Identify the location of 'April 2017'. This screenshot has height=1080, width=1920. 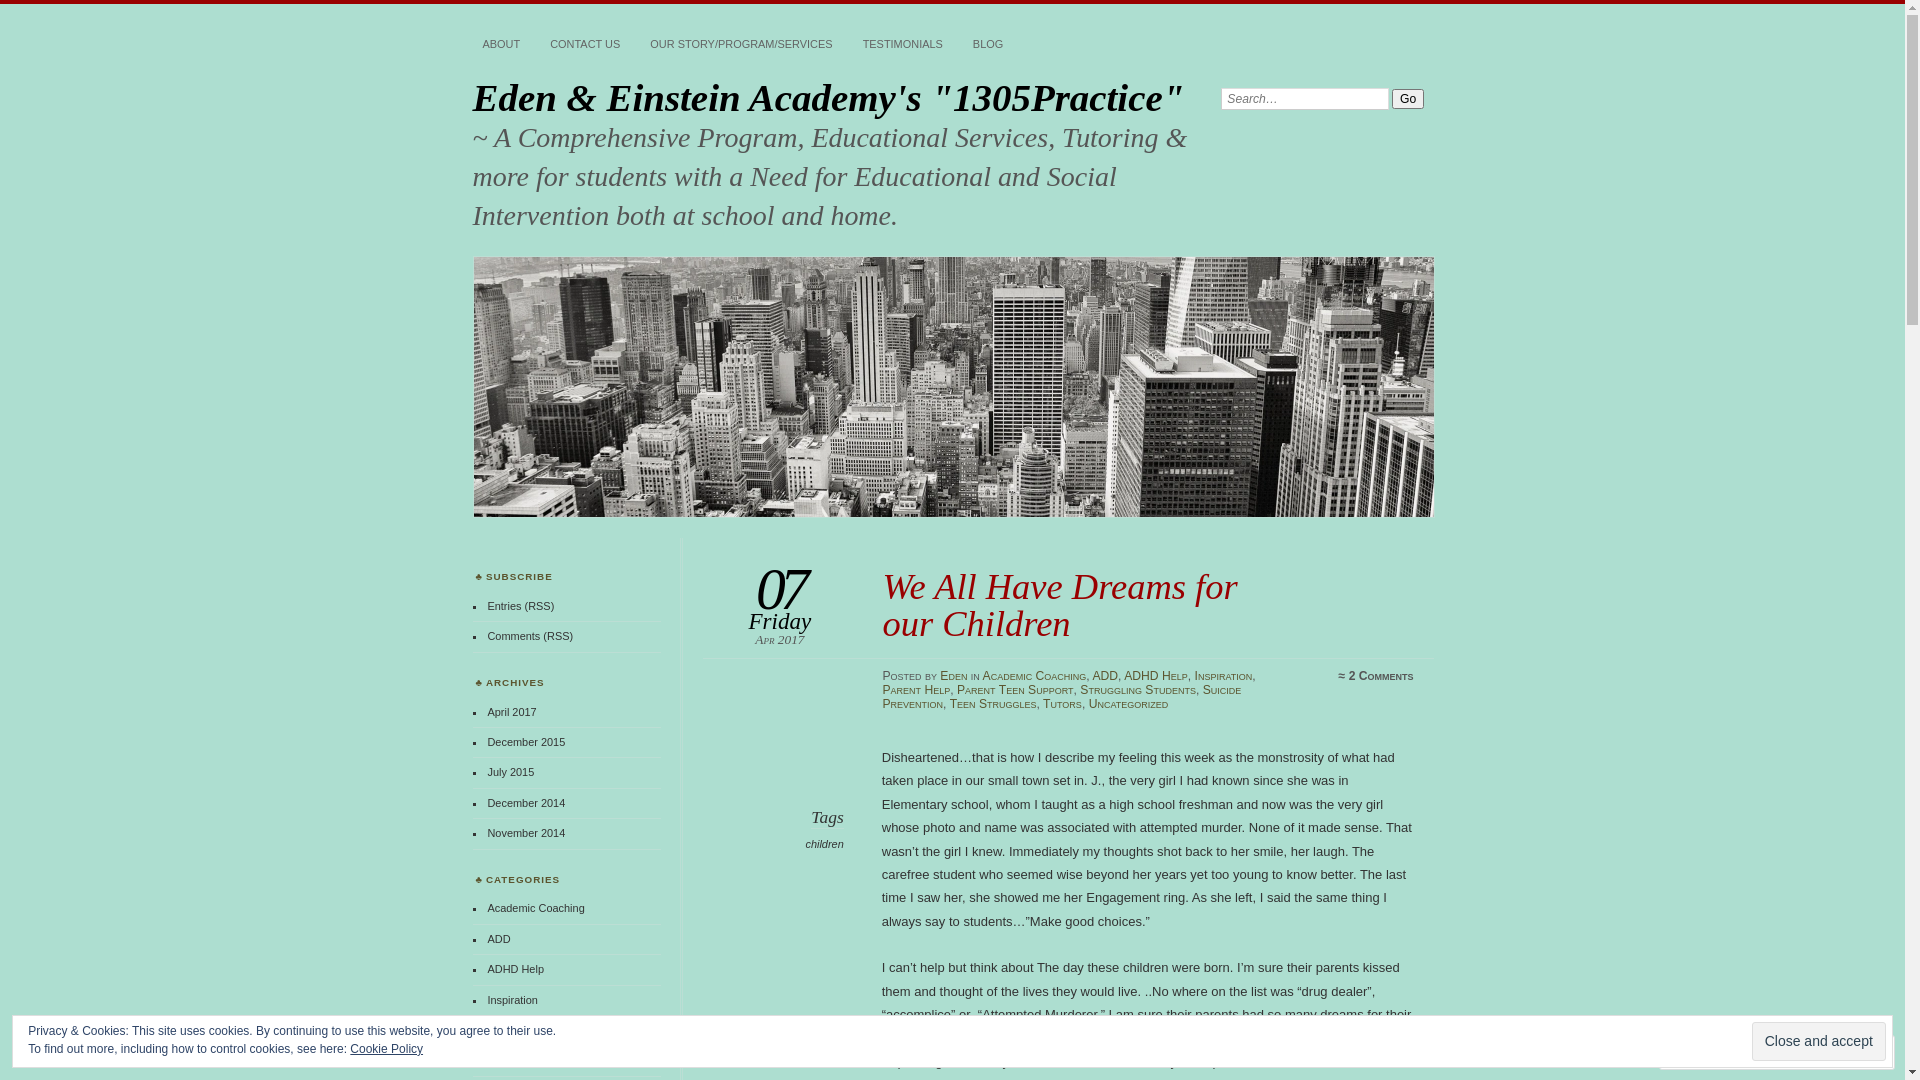
(511, 711).